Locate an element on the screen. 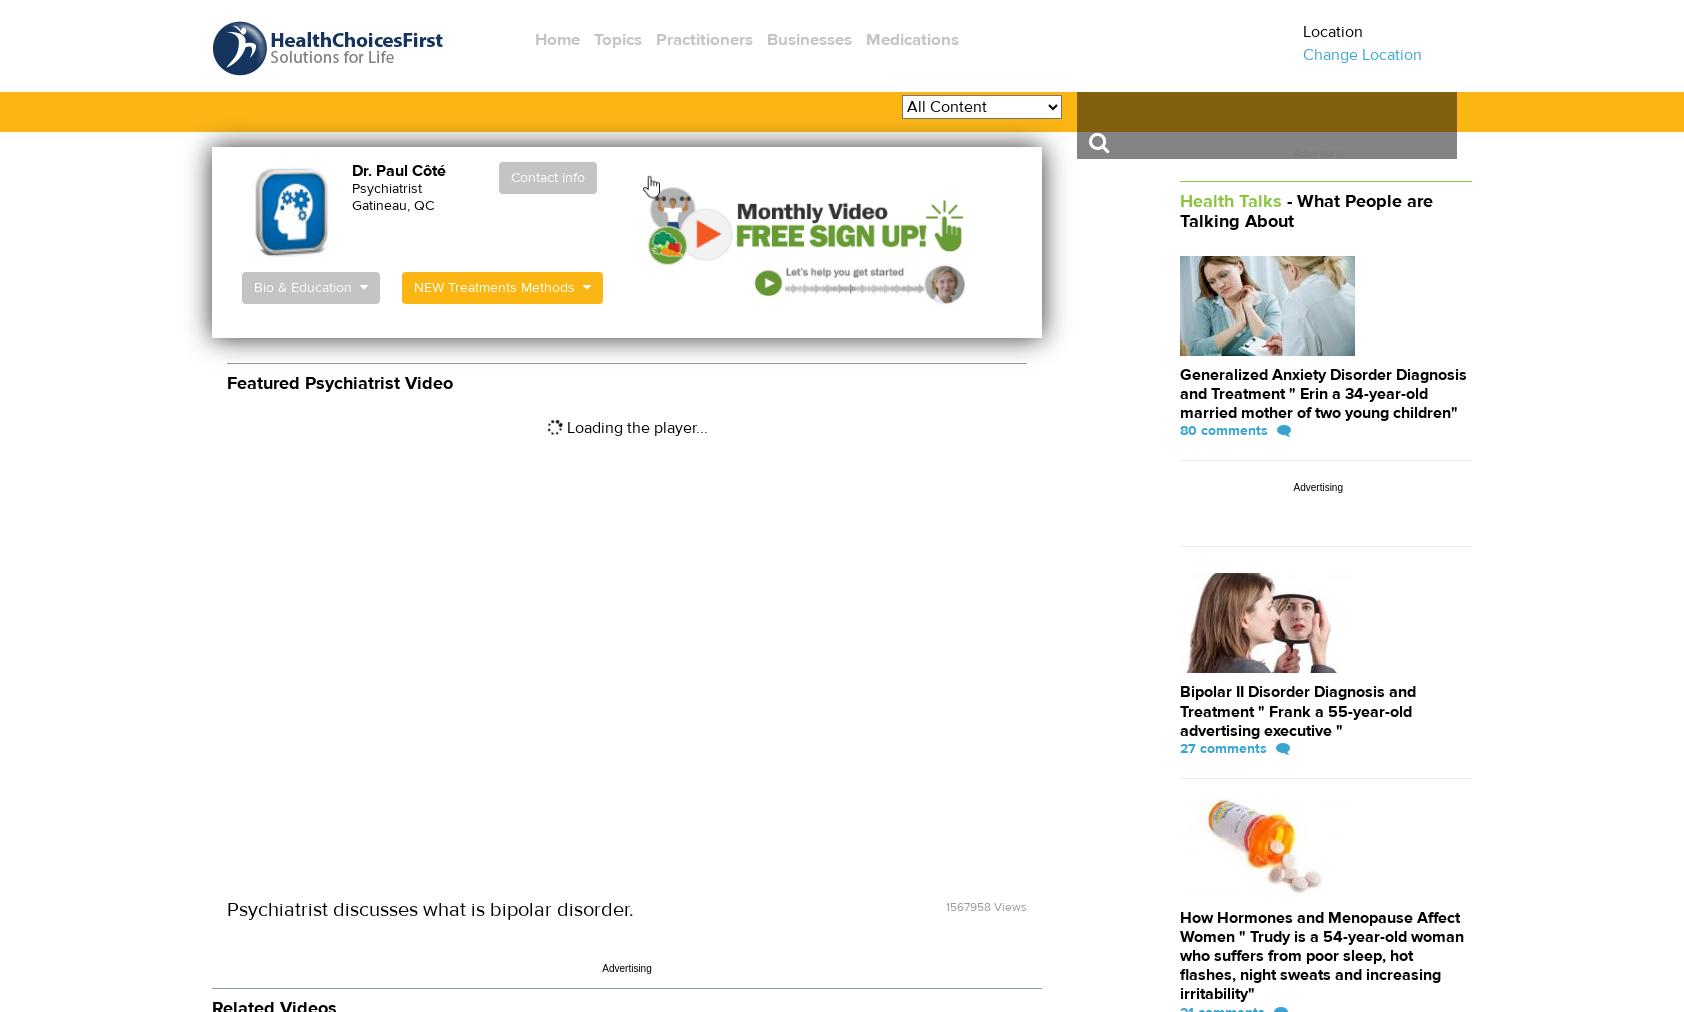 The height and width of the screenshot is (1012, 1684). 'Loading the player...' is located at coordinates (634, 427).